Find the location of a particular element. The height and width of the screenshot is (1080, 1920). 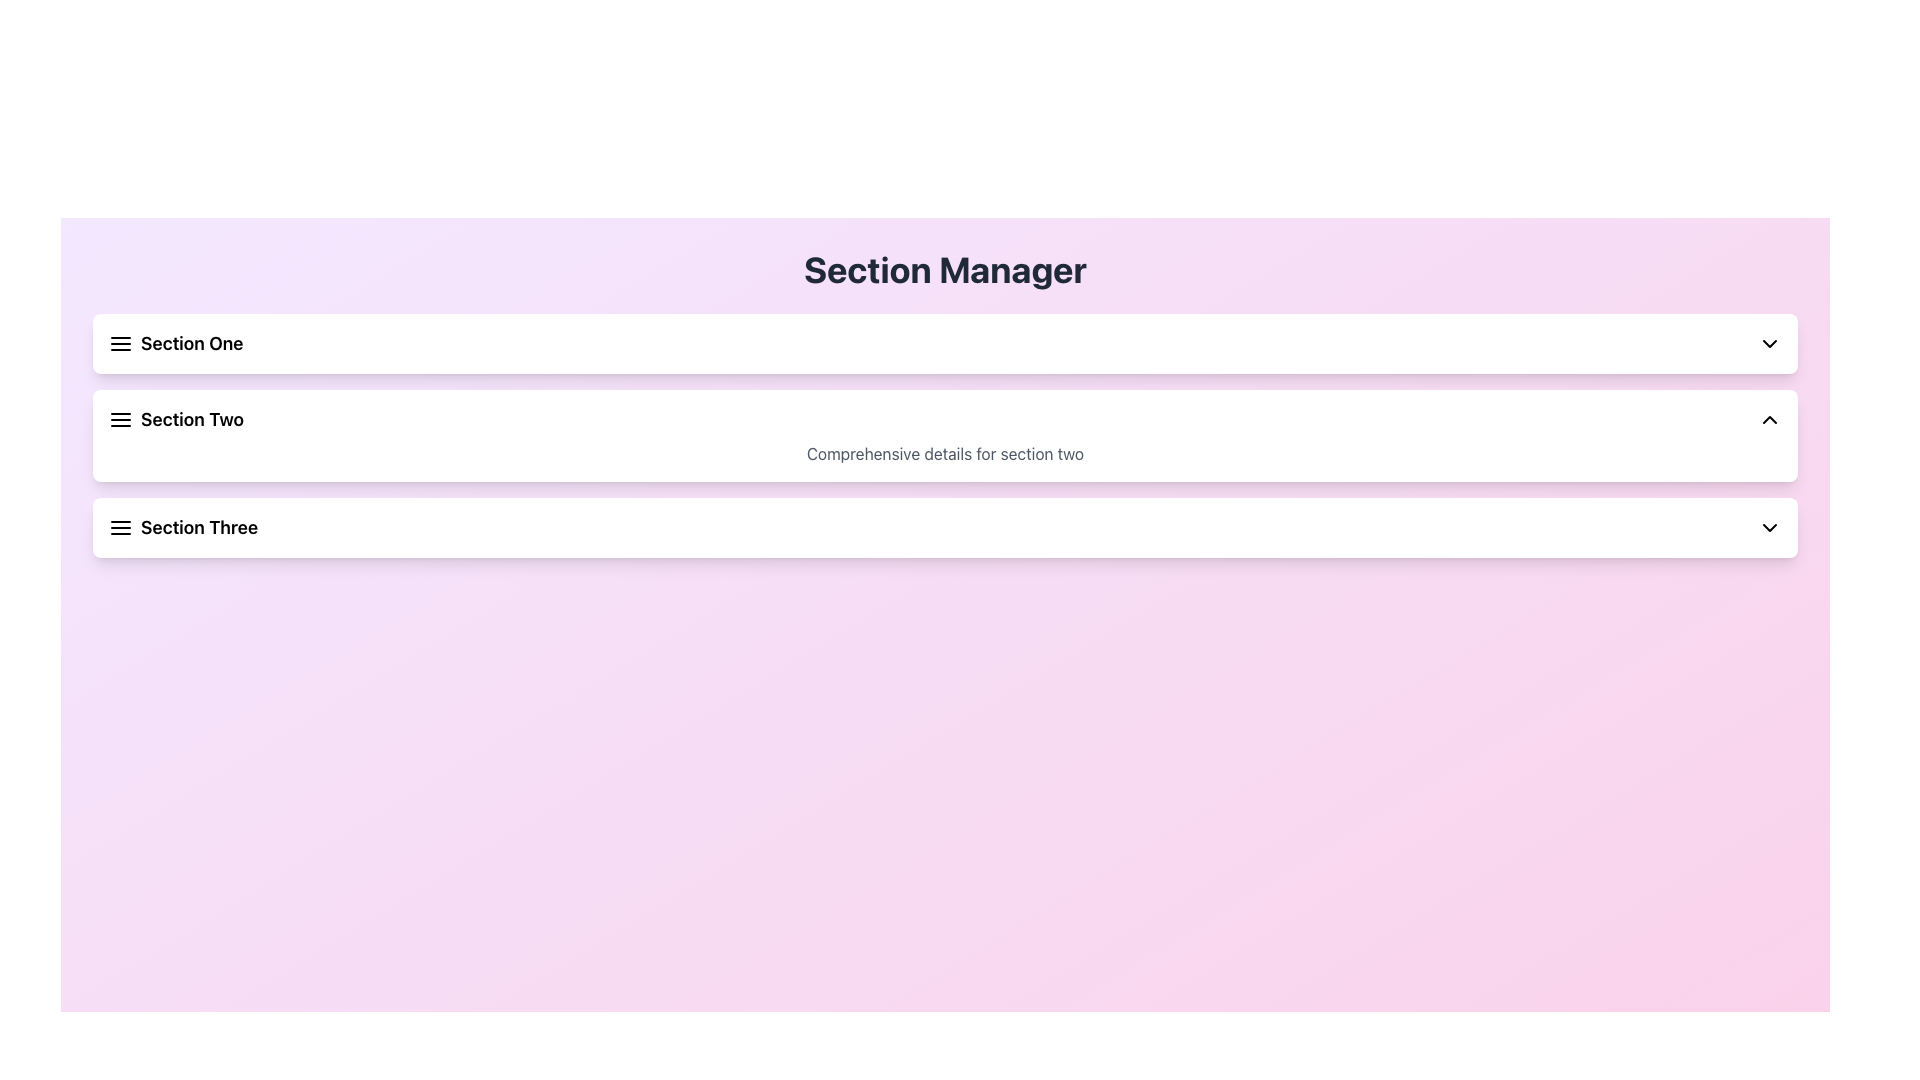

the SVG Icon positioned to the left of the text 'Section One' in the first section under 'Section Manager' is located at coordinates (119, 342).